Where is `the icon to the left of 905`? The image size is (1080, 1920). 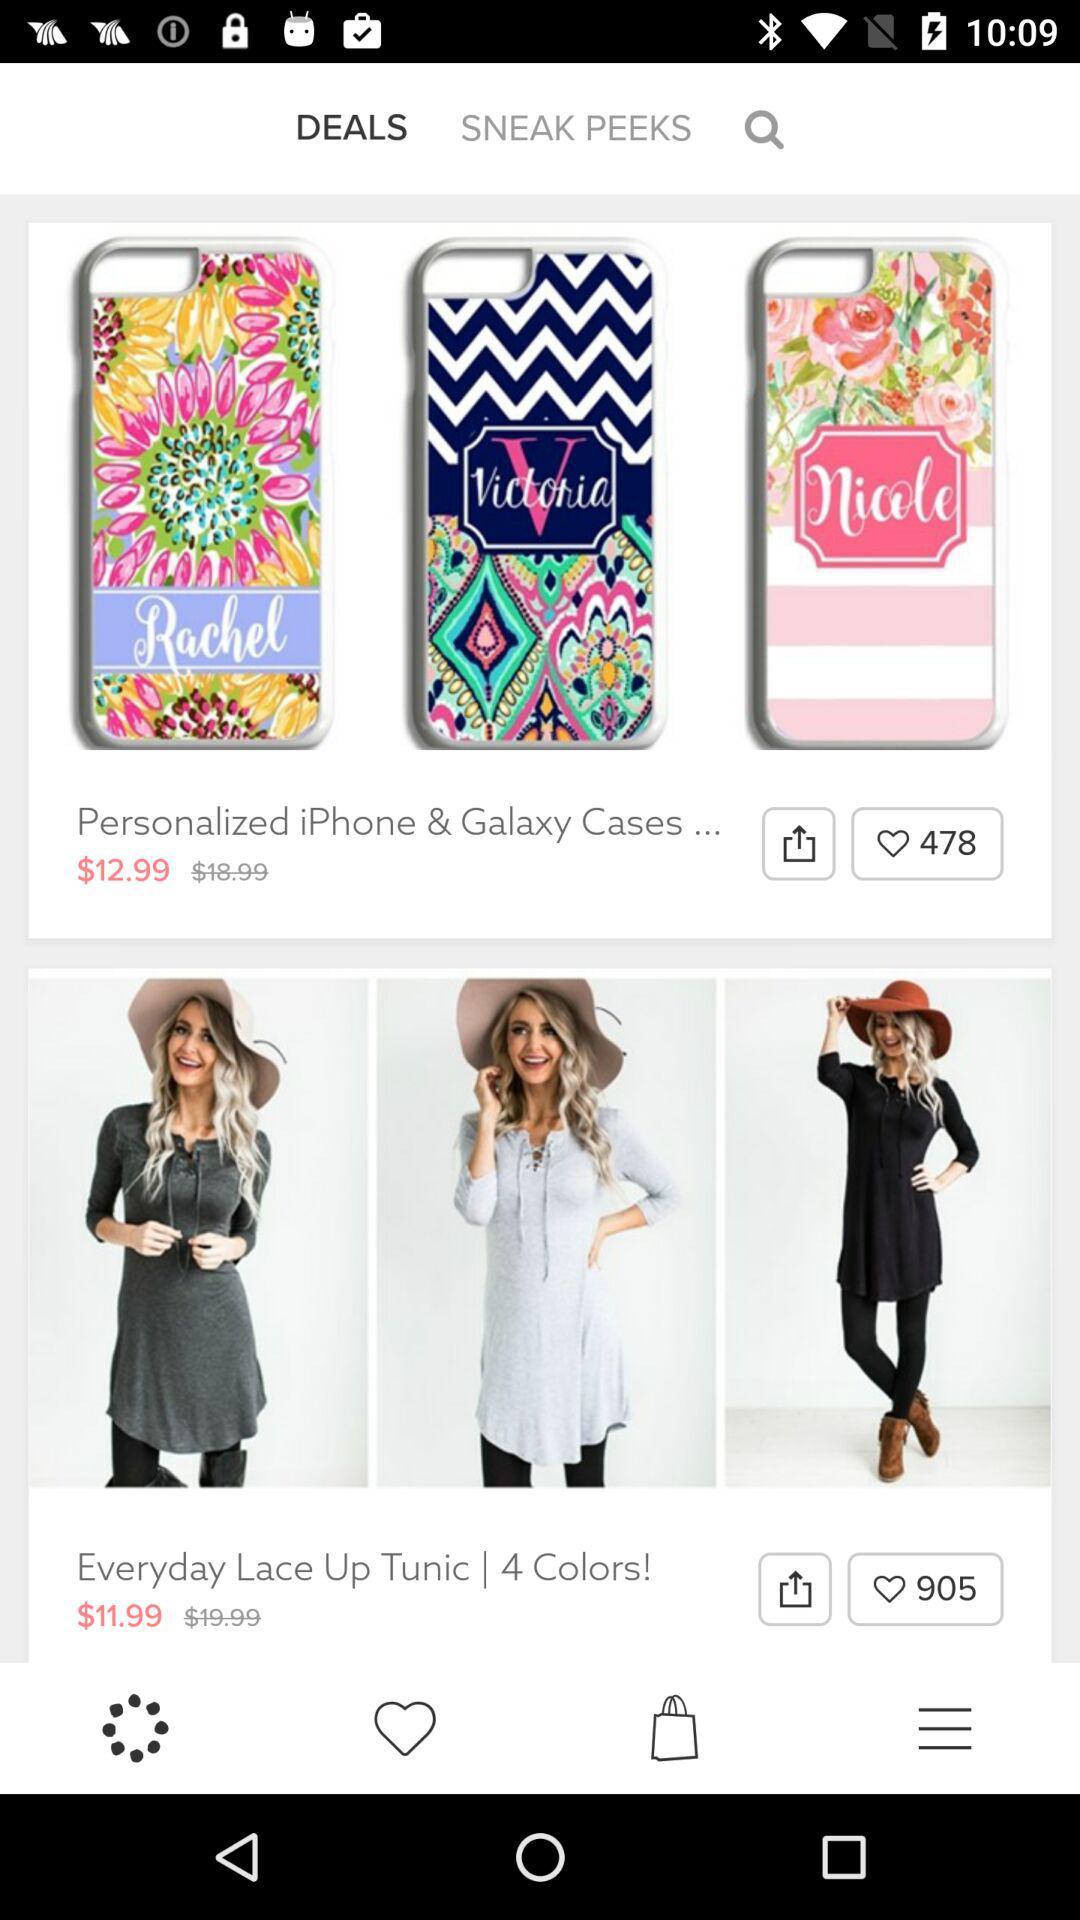 the icon to the left of 905 is located at coordinates (793, 1588).